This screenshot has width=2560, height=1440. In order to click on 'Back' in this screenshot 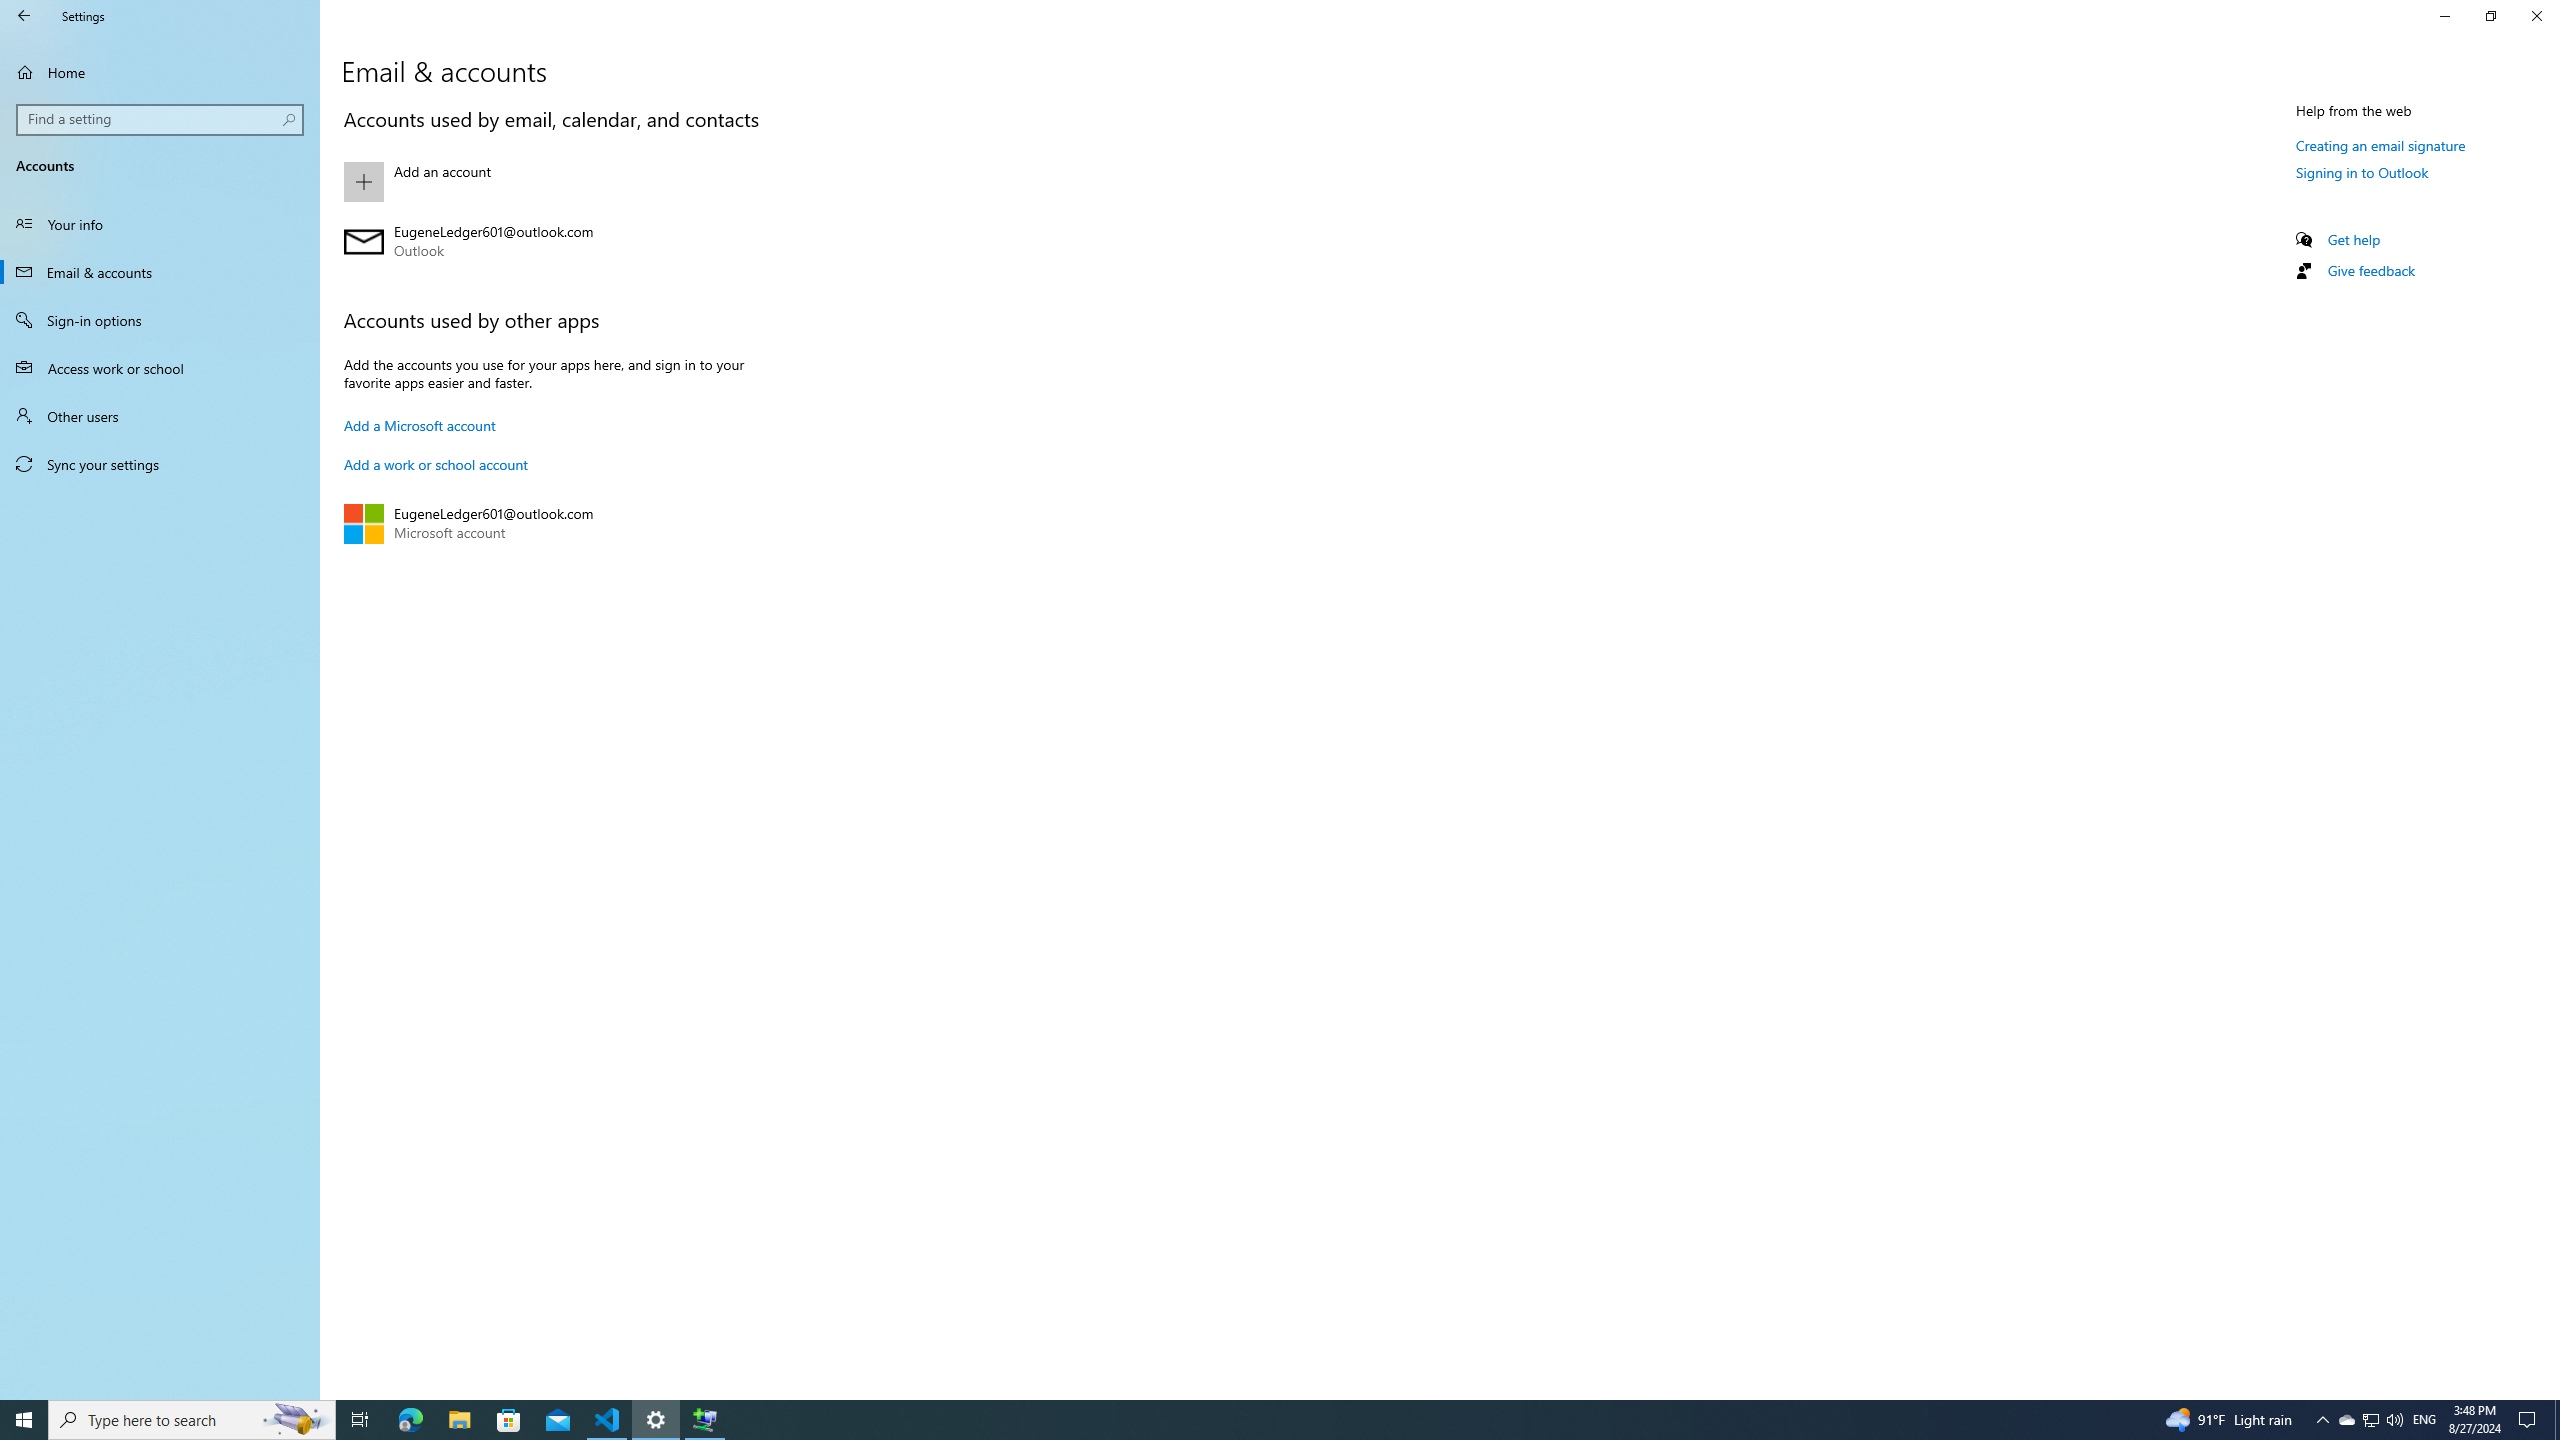, I will do `click(24, 15)`.